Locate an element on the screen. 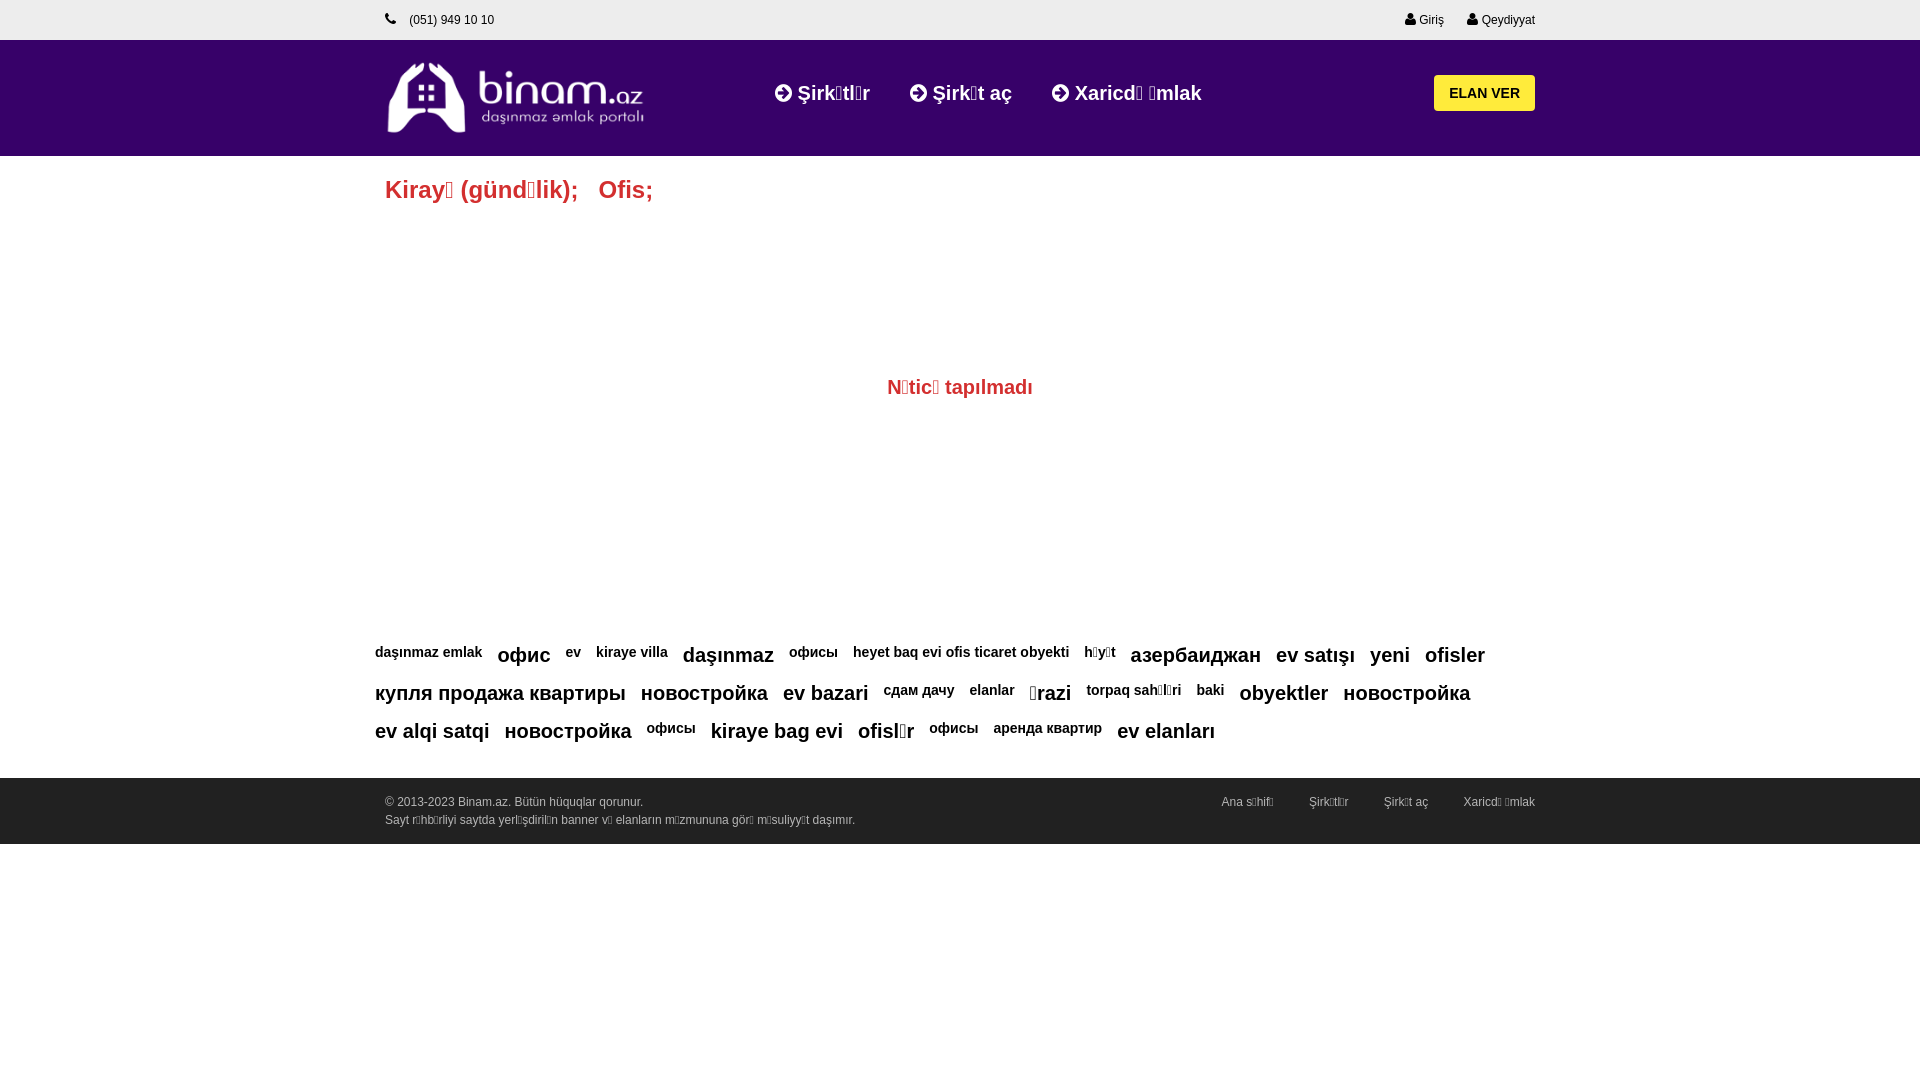 This screenshot has width=1920, height=1080. 'baki' is located at coordinates (1195, 689).